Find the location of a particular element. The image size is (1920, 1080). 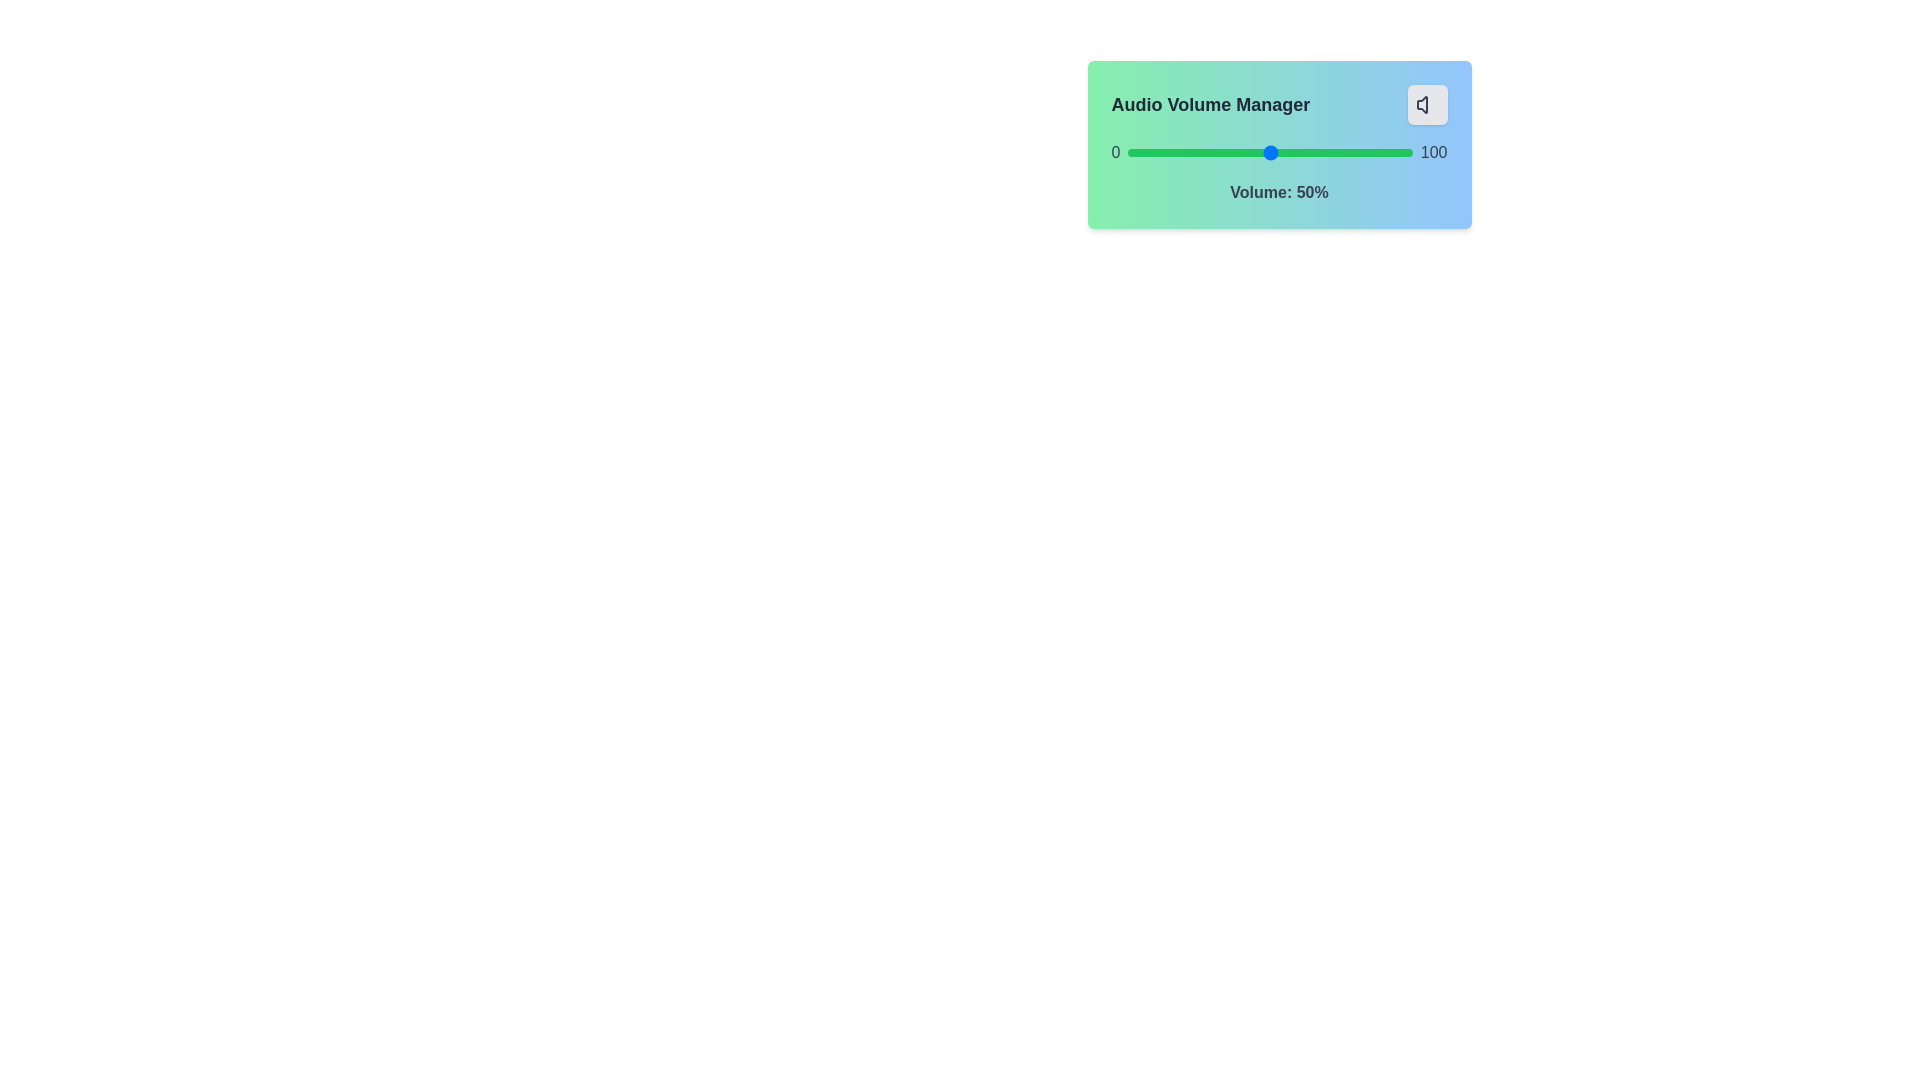

the audio volume is located at coordinates (1131, 152).